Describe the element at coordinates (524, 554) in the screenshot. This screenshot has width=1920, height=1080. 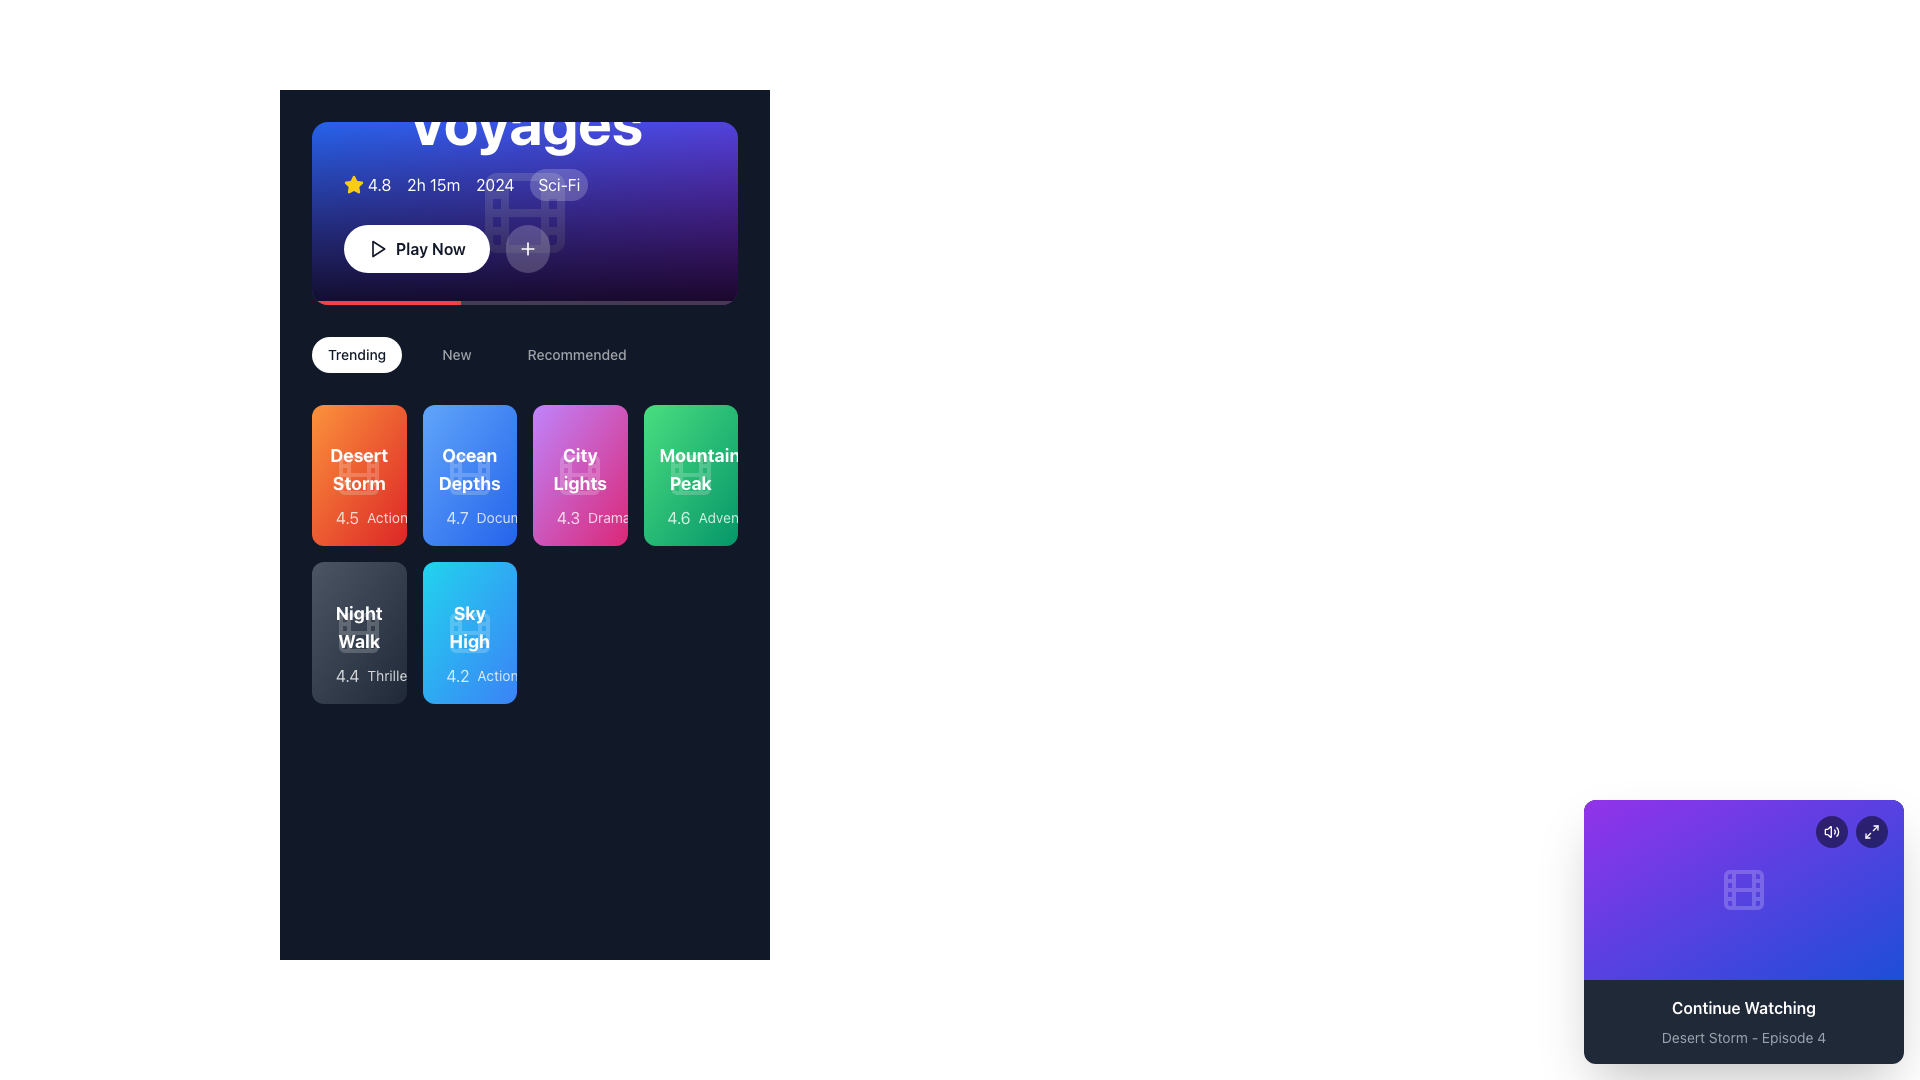
I see `a specific movie in the 'Trending' grid layout` at that location.